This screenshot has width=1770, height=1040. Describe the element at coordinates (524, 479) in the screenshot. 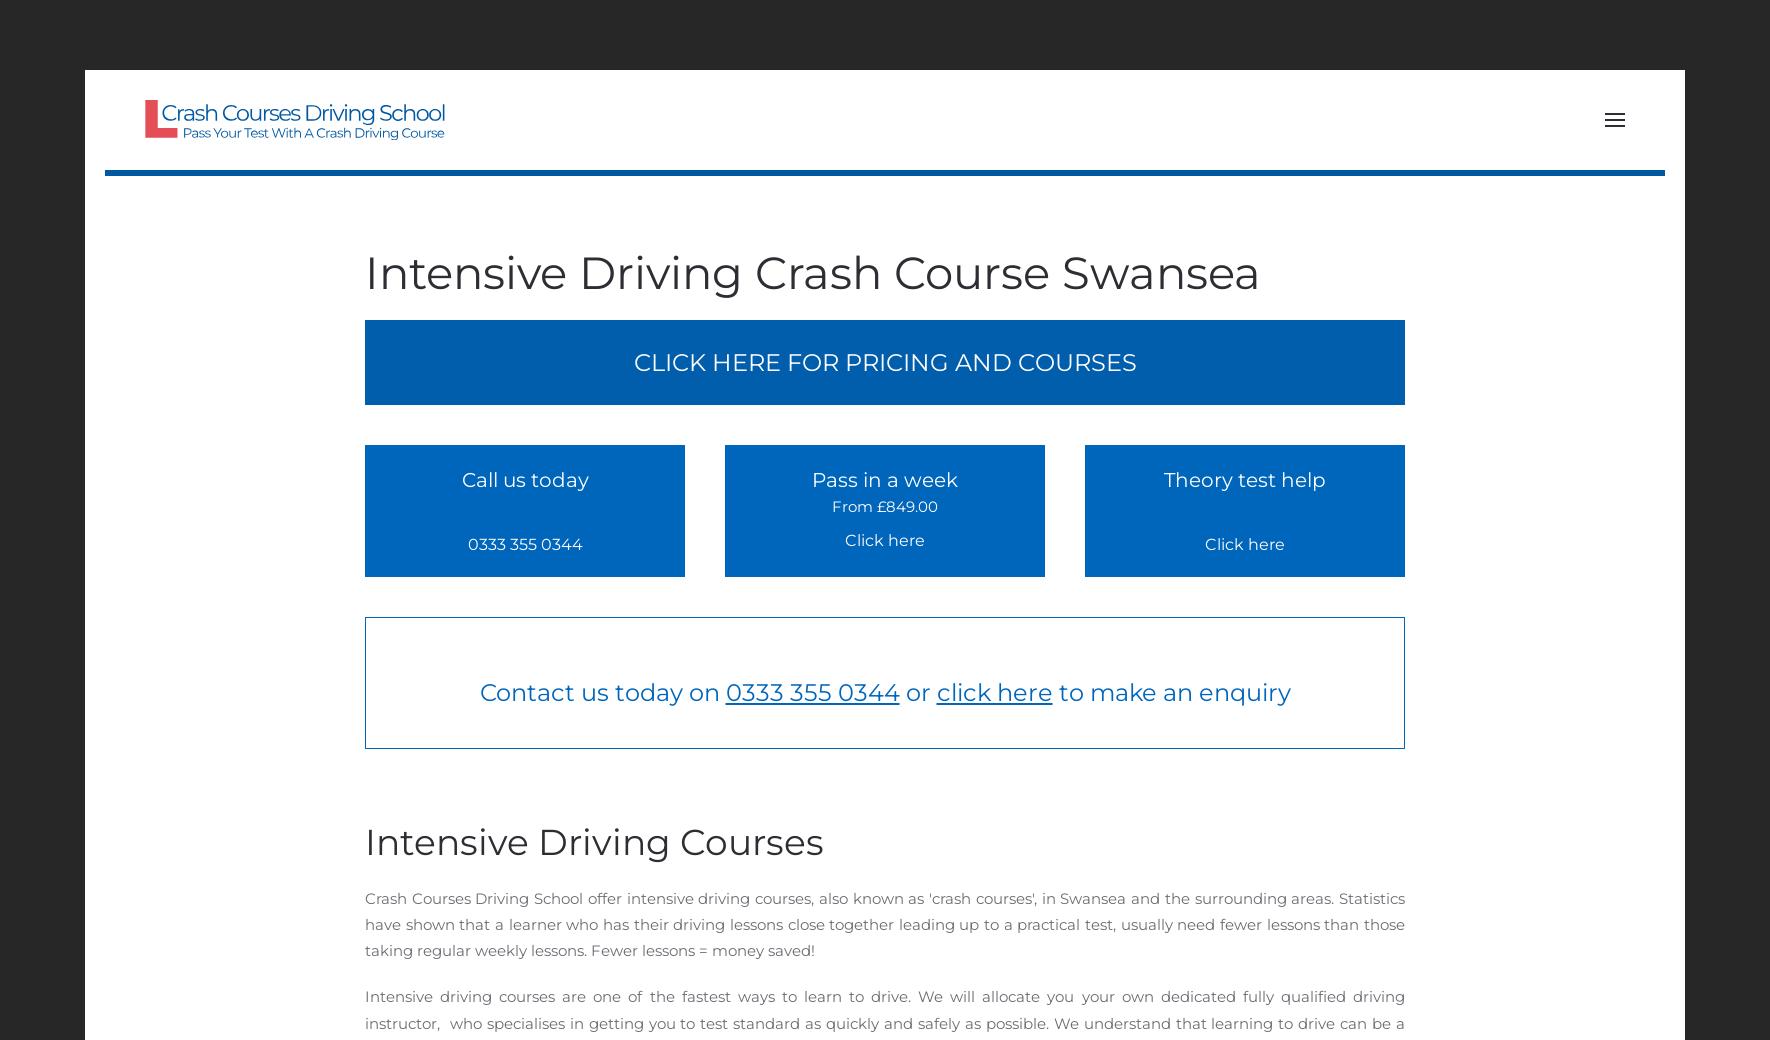

I see `'Call us today'` at that location.